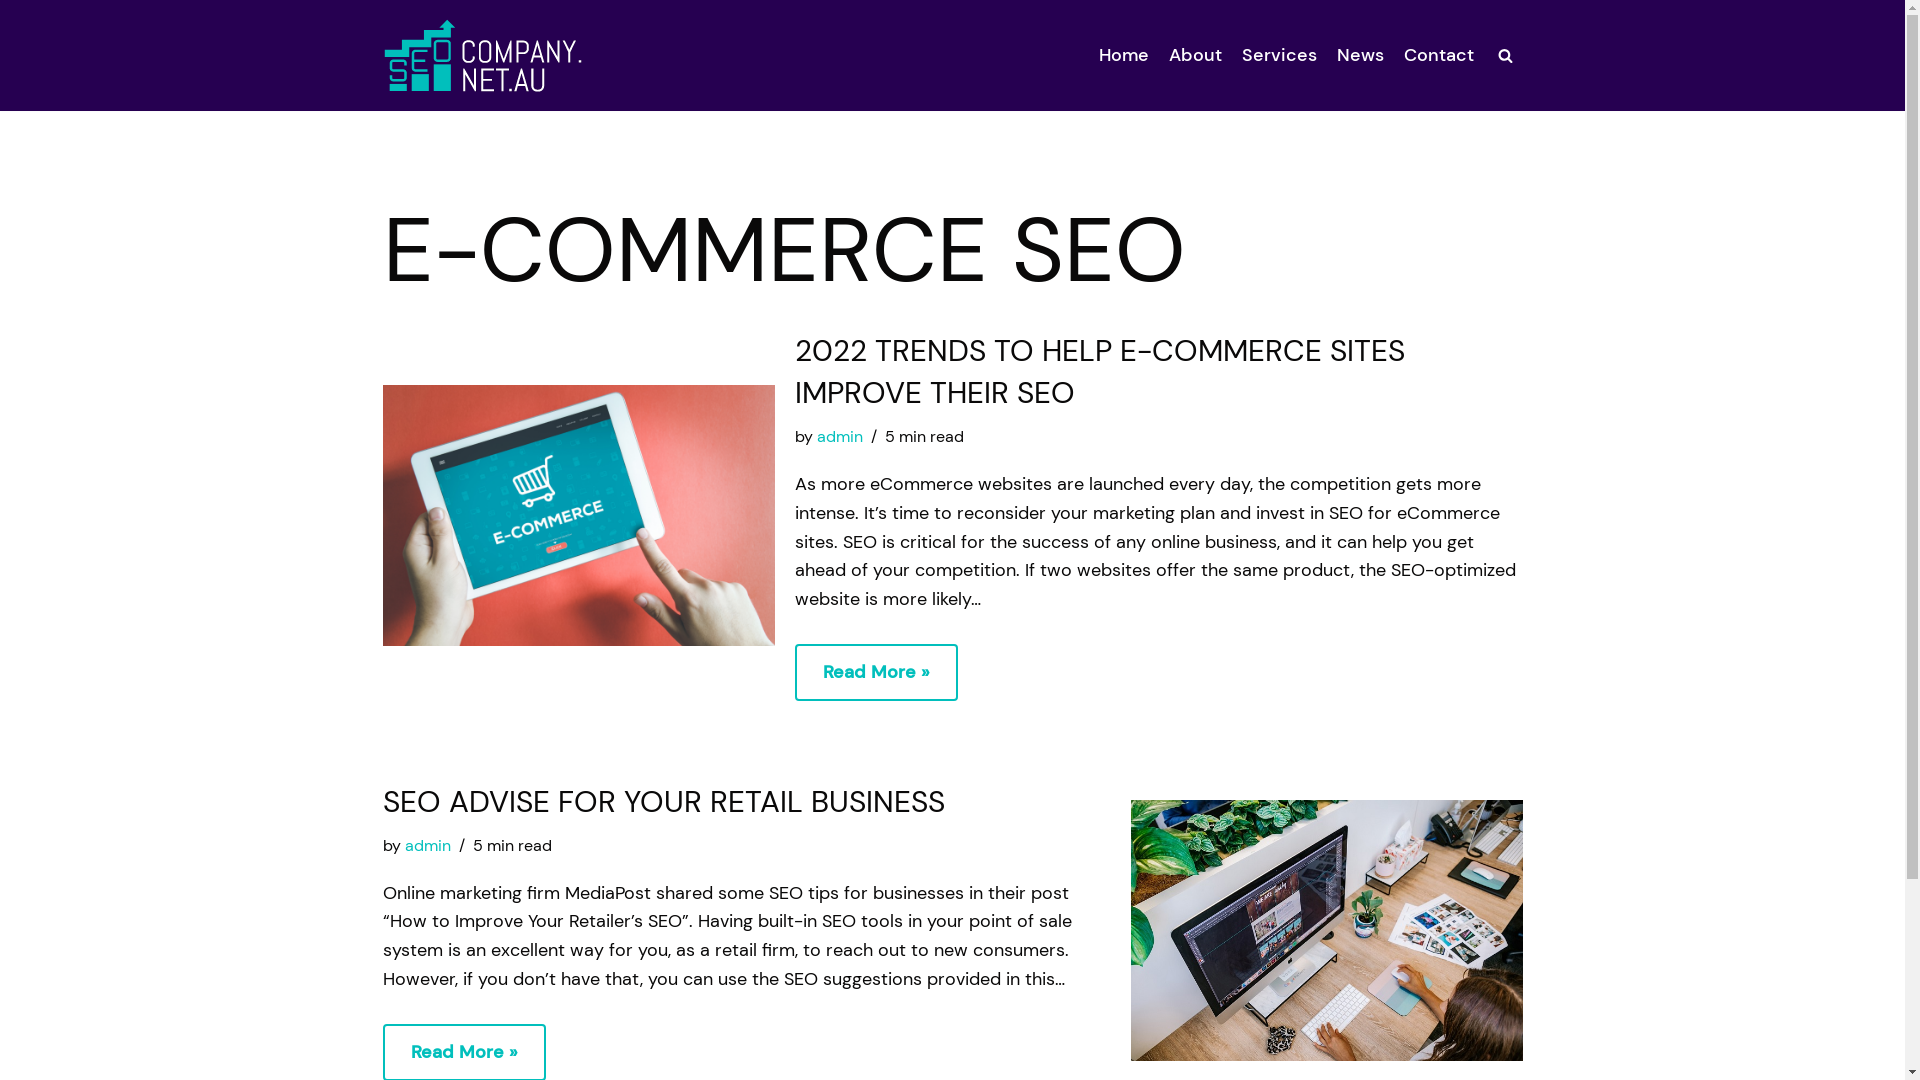 This screenshot has height=1080, width=1920. I want to click on 'About', so click(1167, 54).